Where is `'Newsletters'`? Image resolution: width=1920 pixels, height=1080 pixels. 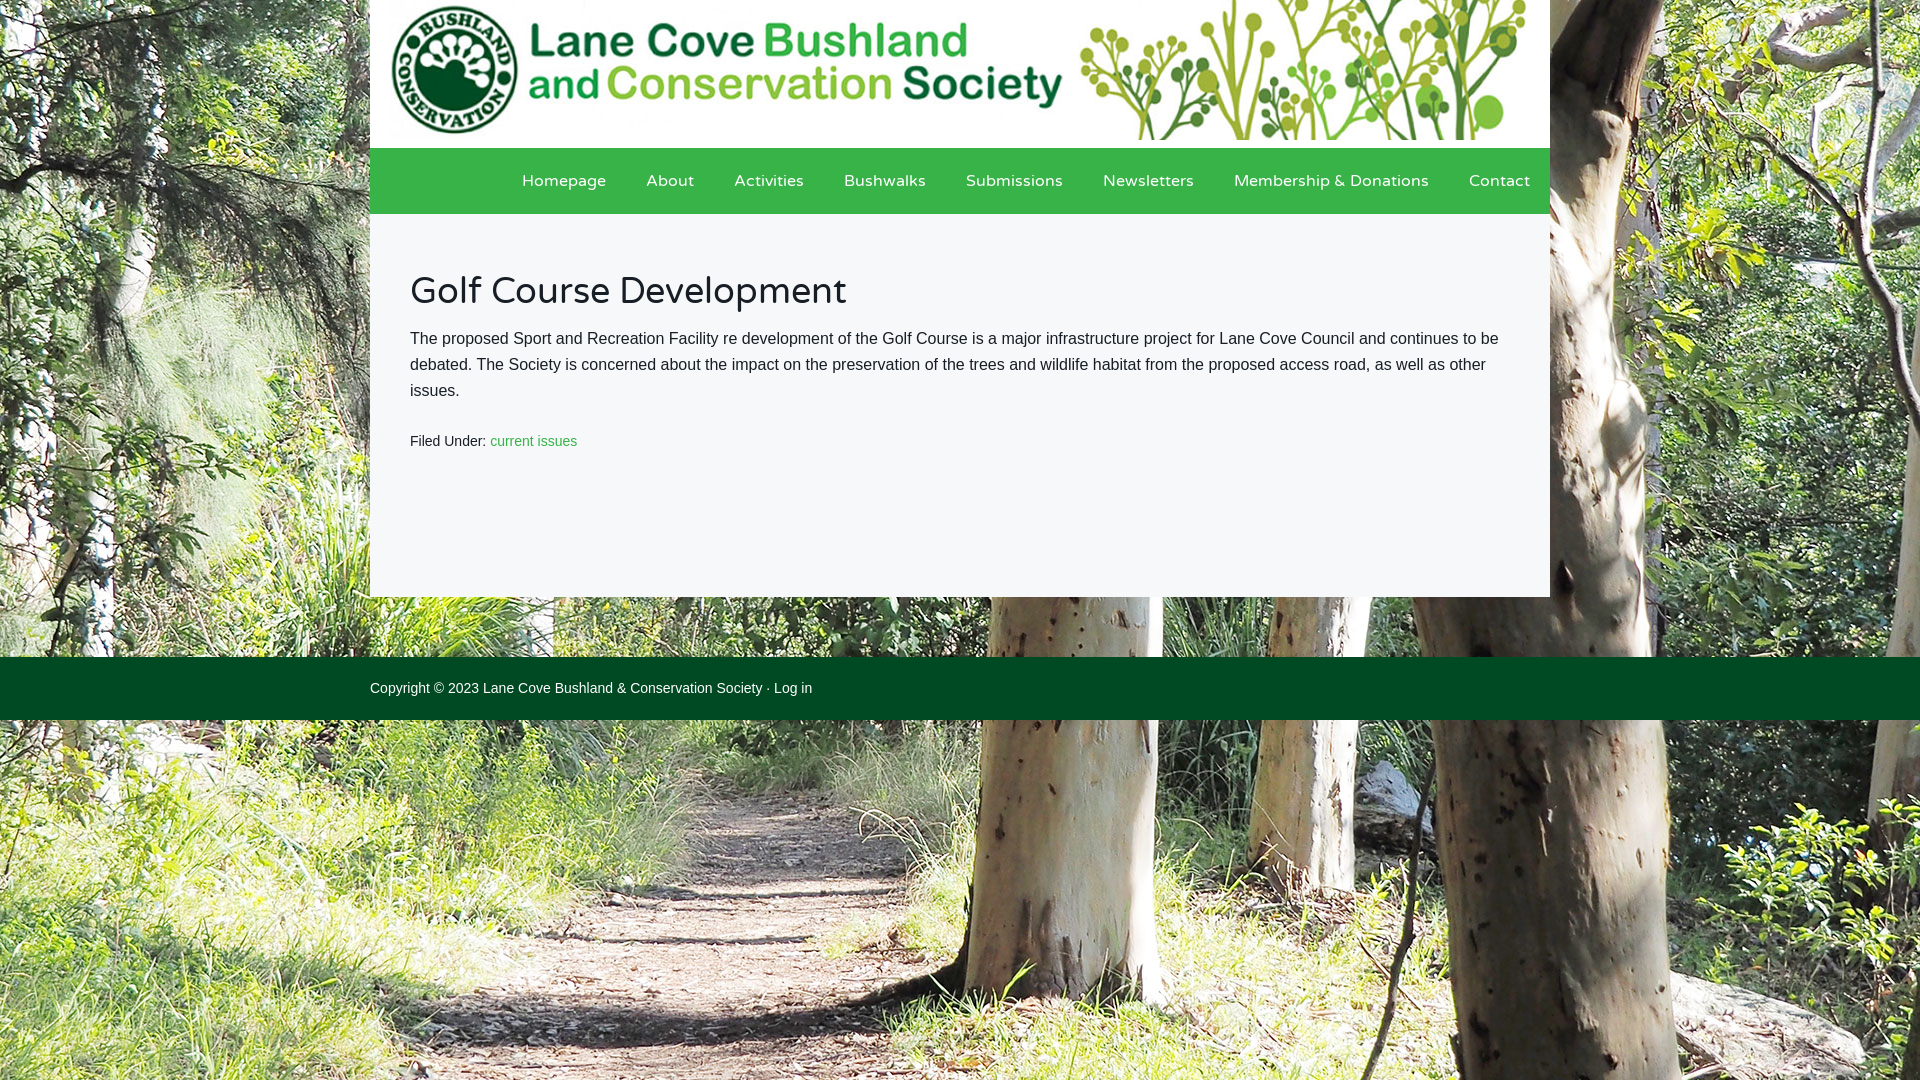
'Newsletters' is located at coordinates (1148, 181).